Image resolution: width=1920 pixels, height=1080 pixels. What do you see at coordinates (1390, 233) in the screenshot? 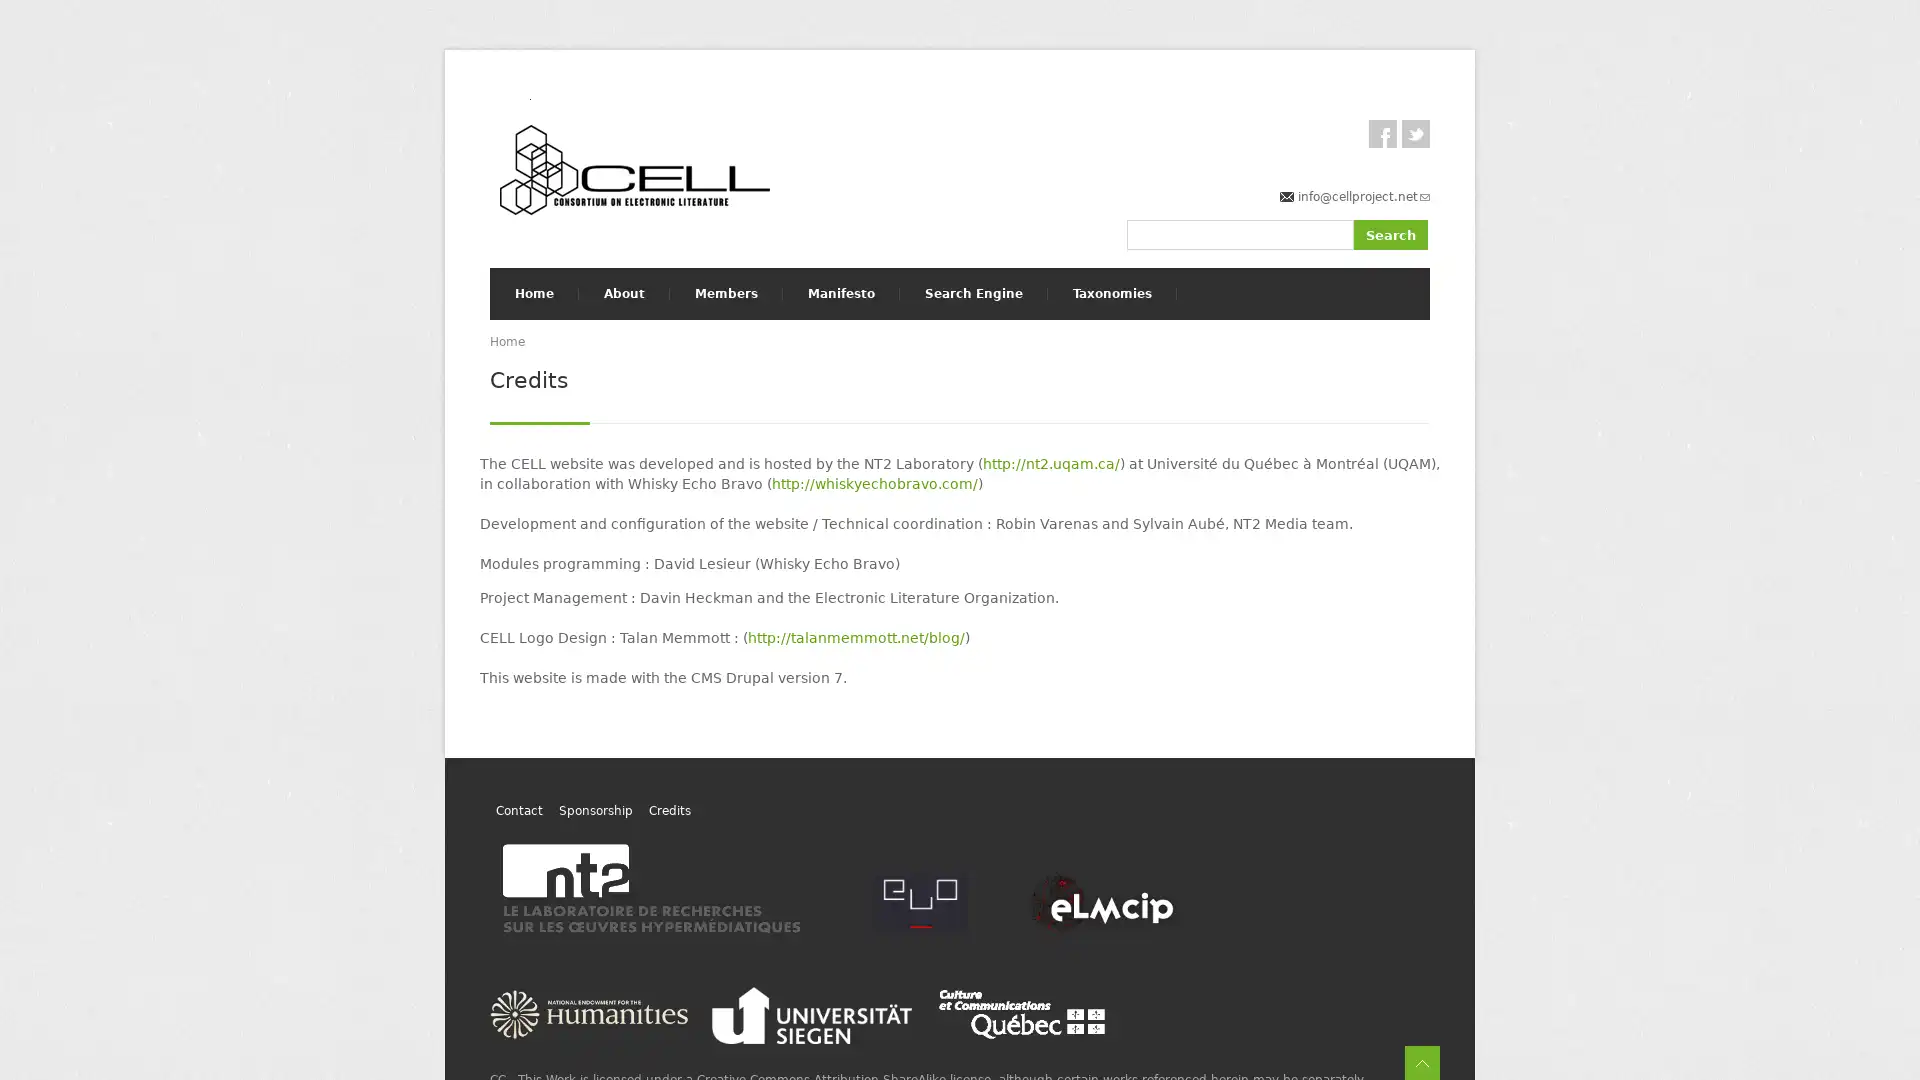
I see `Search` at bounding box center [1390, 233].